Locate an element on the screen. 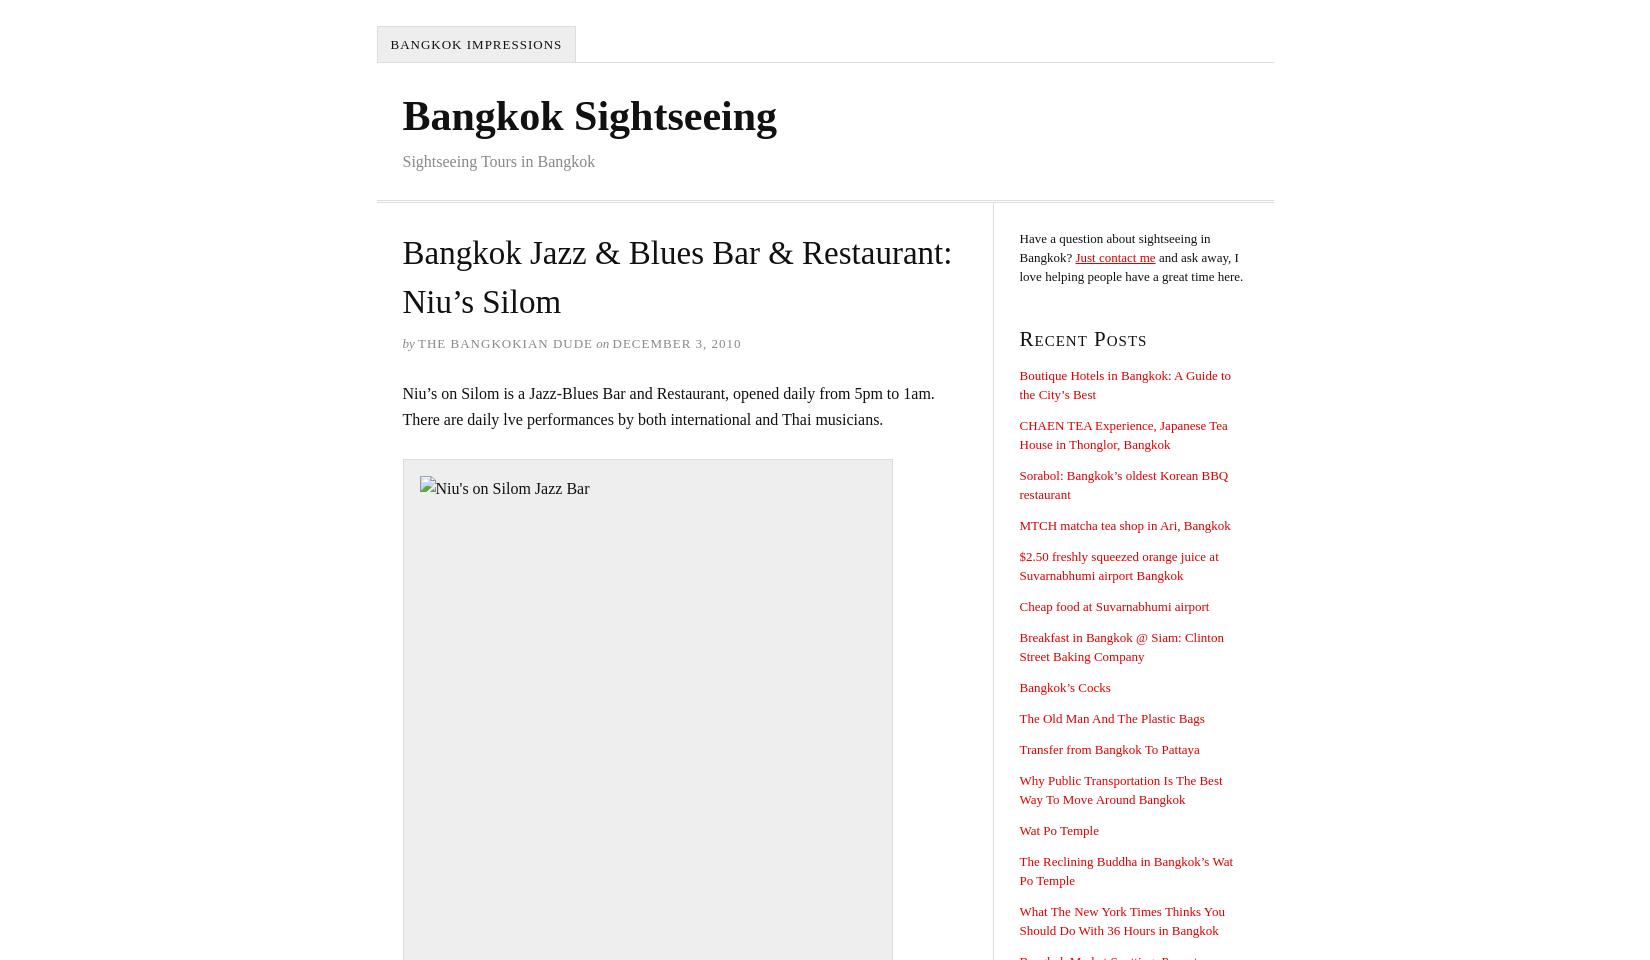  'on' is located at coordinates (601, 343).